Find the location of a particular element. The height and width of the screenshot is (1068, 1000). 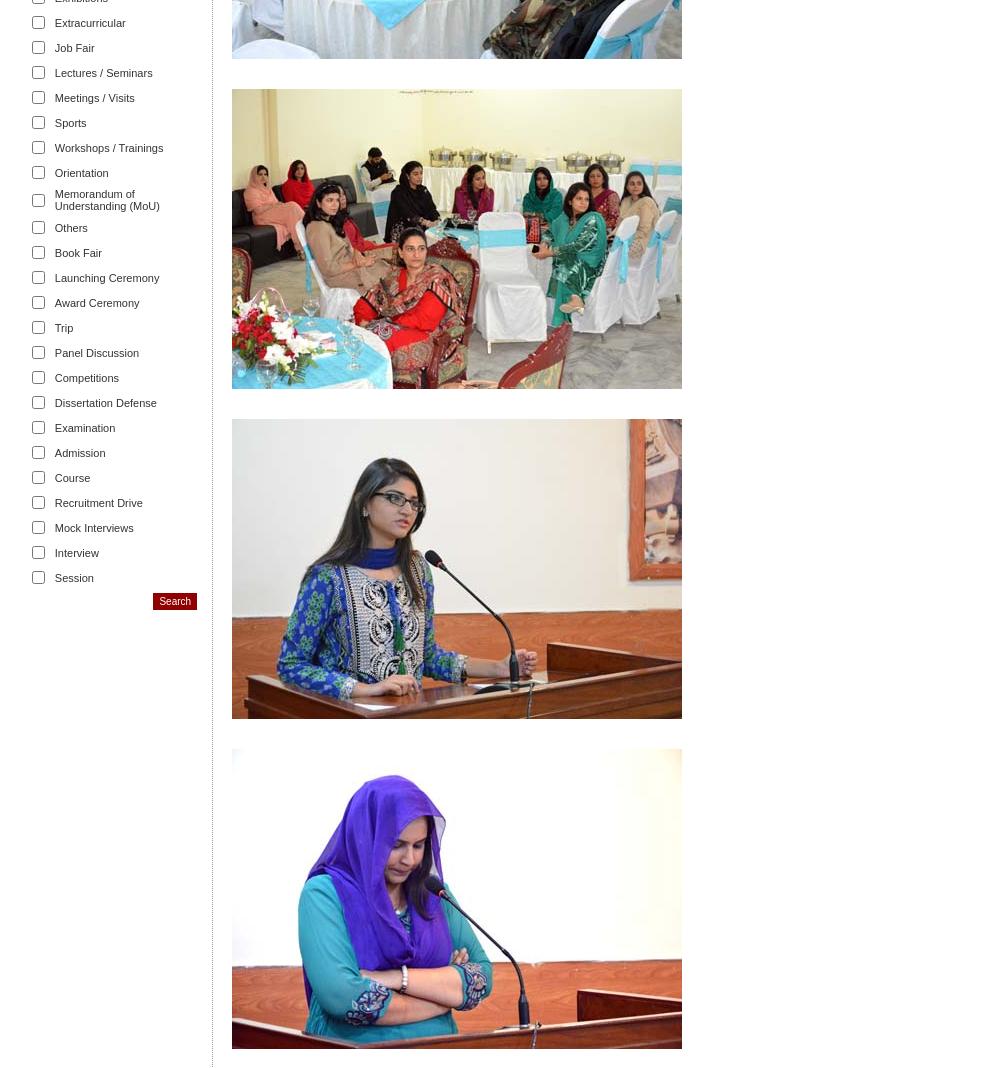

'Trip' is located at coordinates (62, 326).